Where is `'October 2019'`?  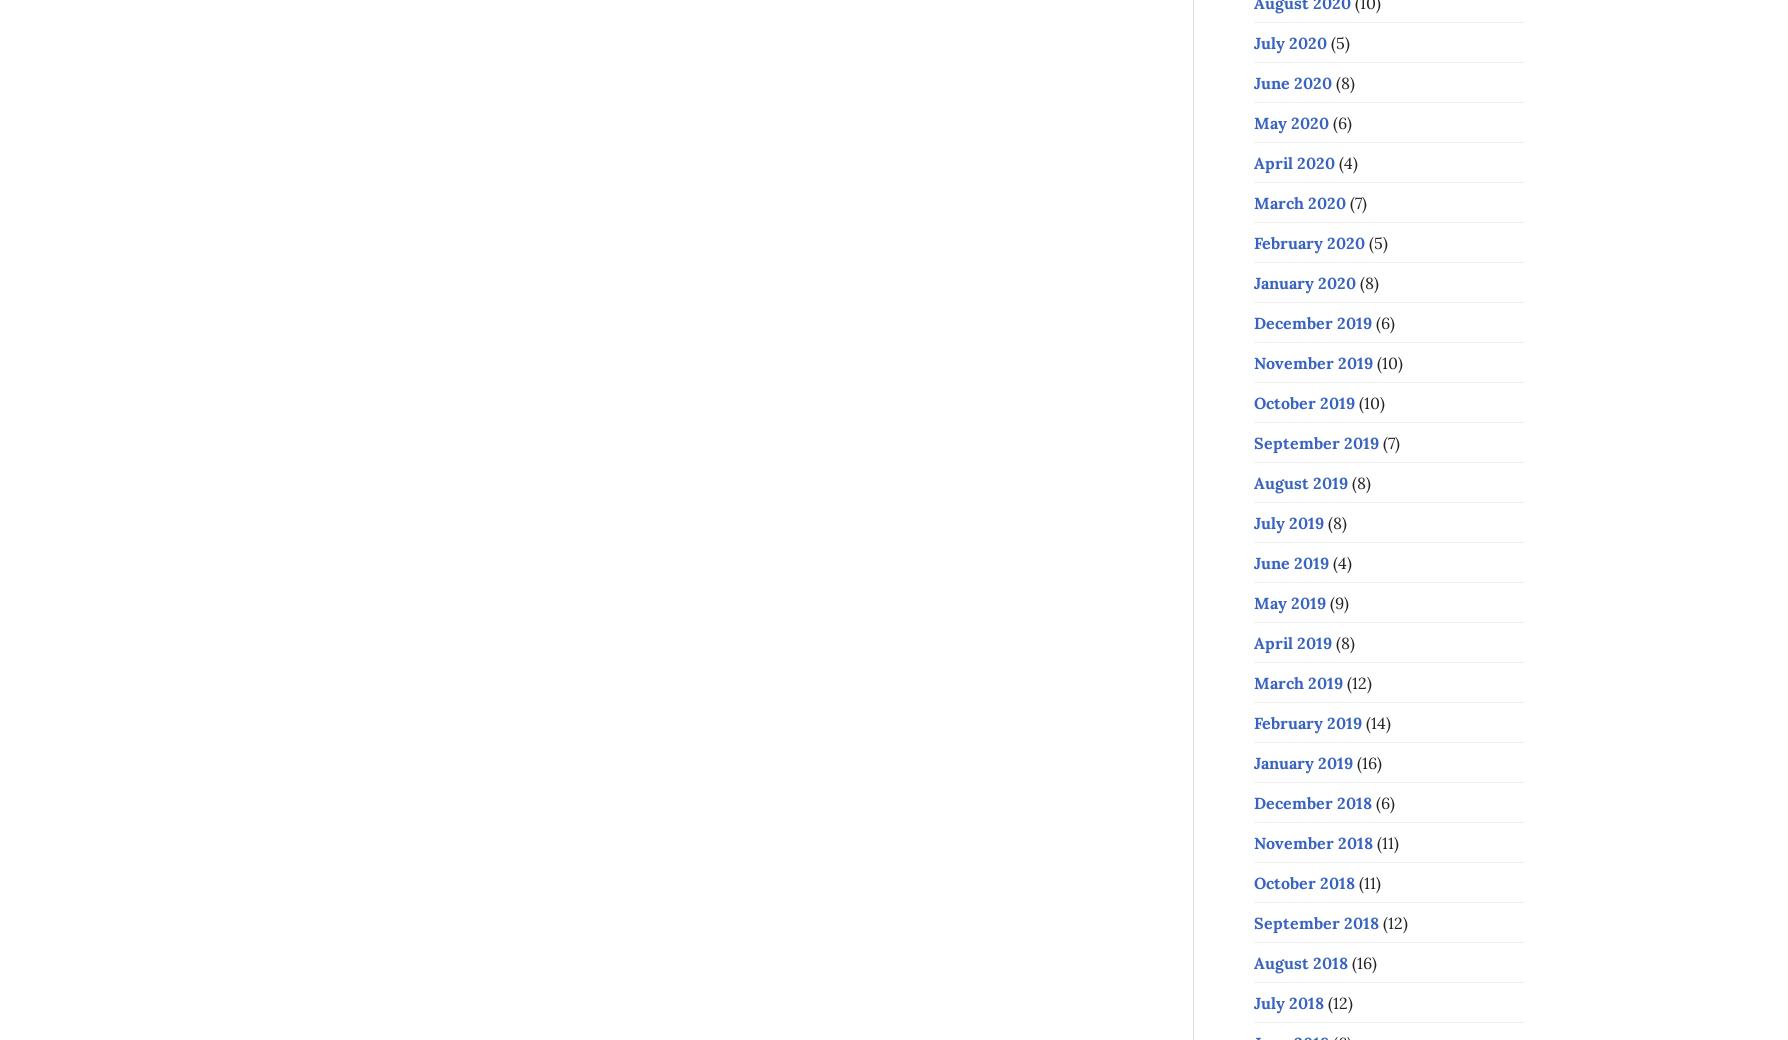 'October 2019' is located at coordinates (1303, 401).